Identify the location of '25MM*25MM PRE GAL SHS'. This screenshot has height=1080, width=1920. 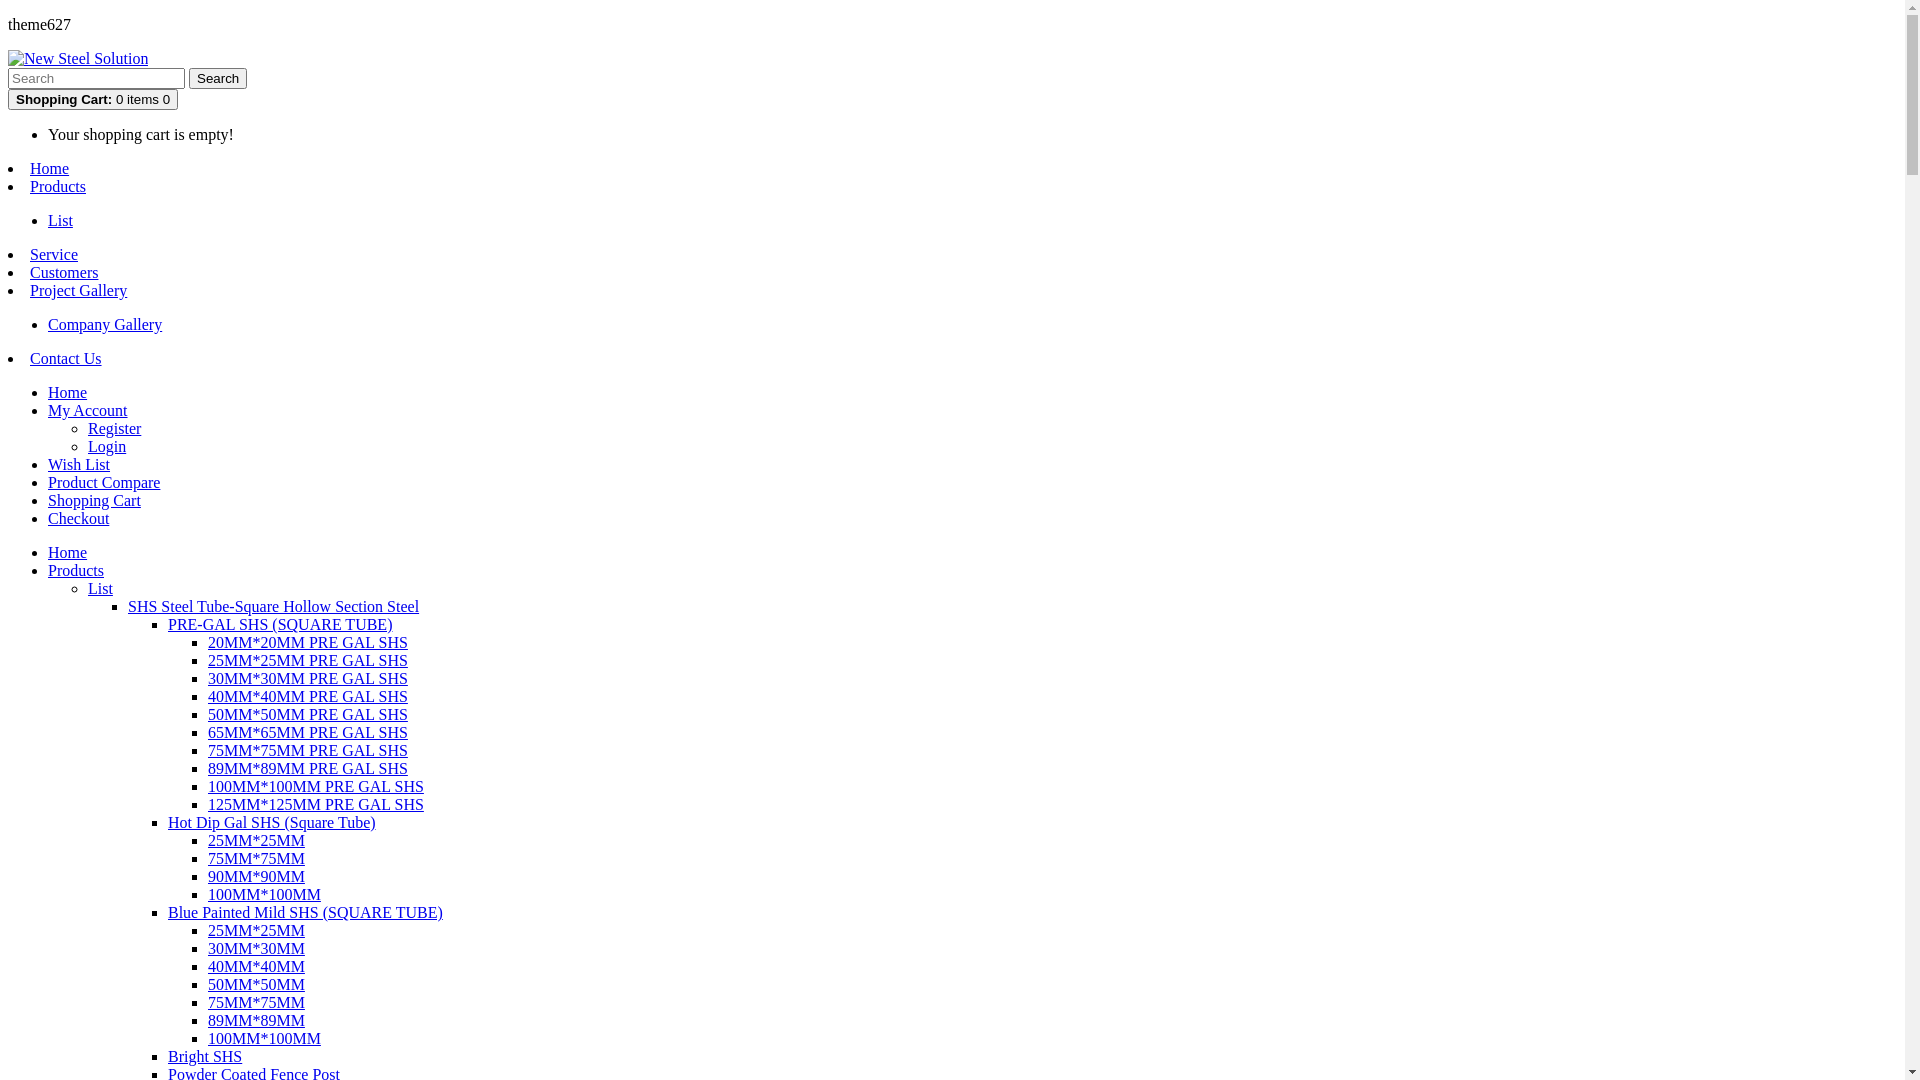
(306, 660).